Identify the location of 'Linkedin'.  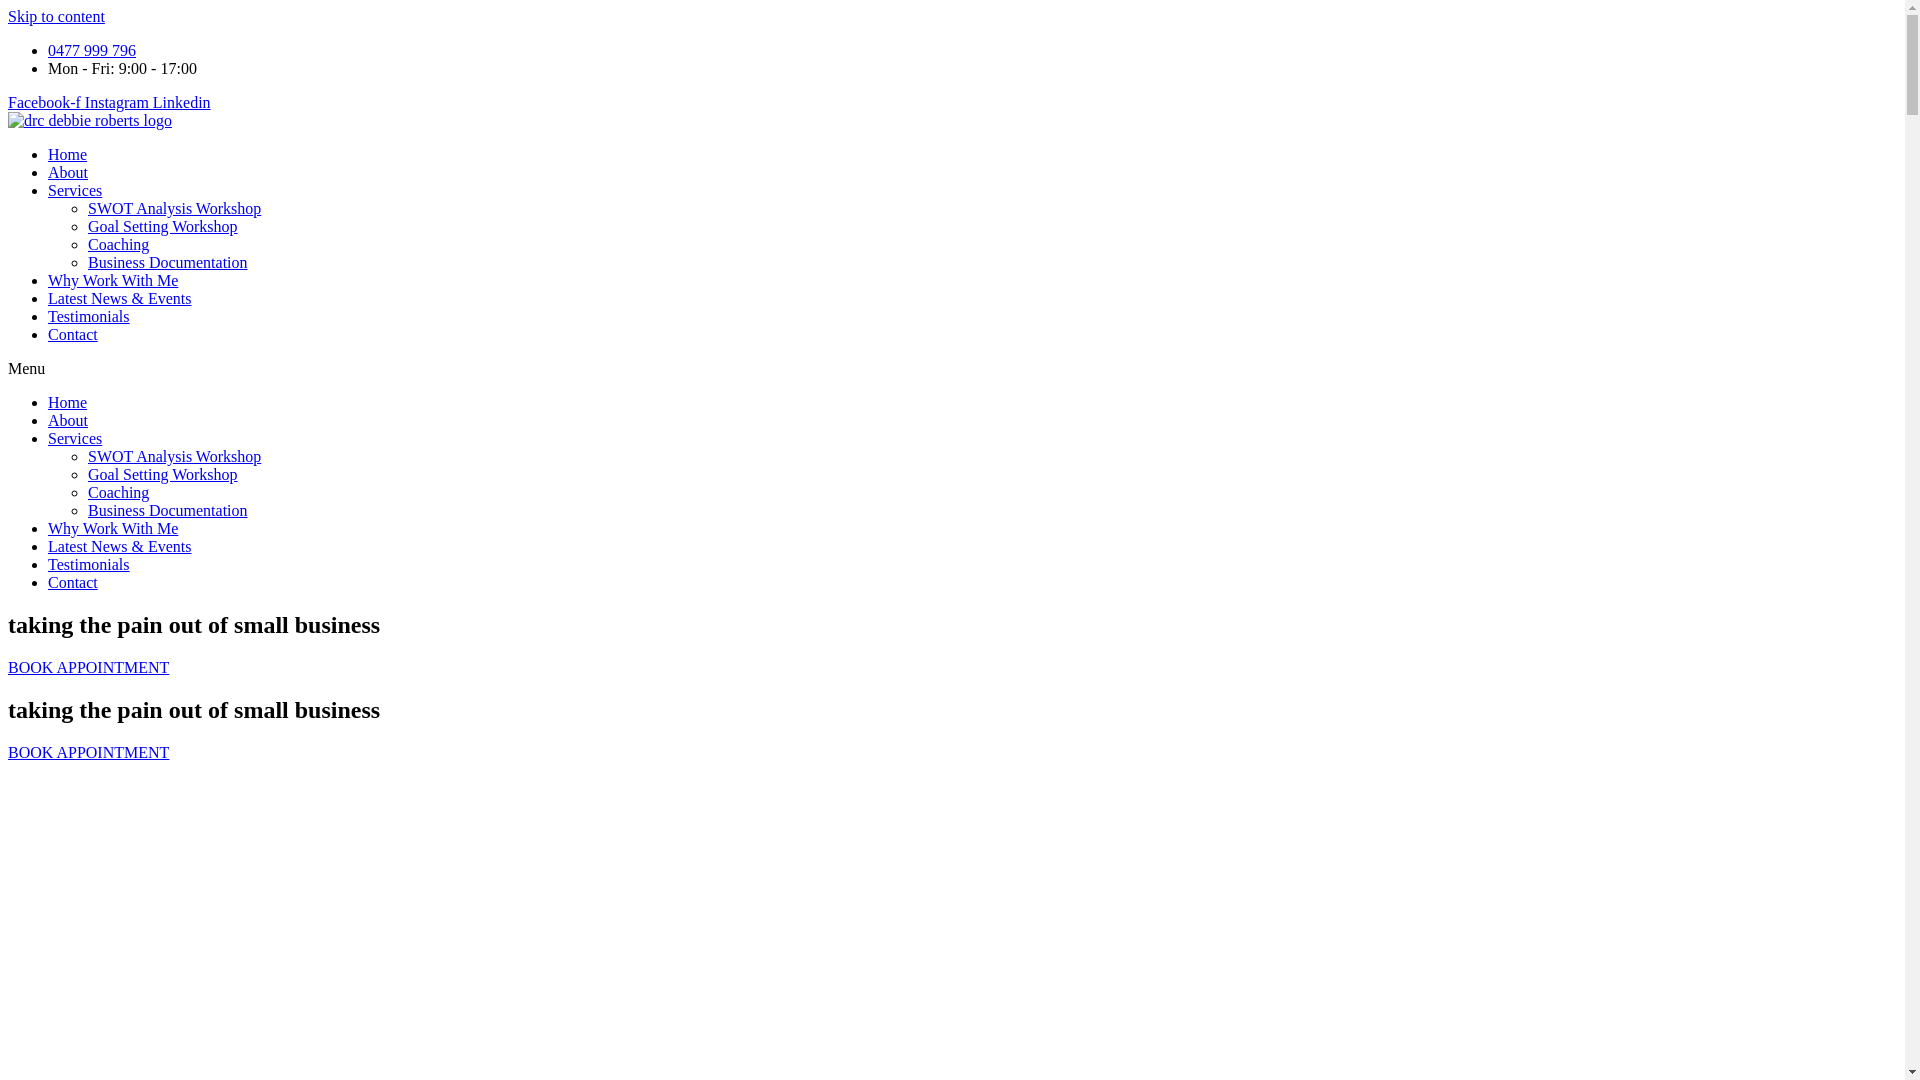
(182, 102).